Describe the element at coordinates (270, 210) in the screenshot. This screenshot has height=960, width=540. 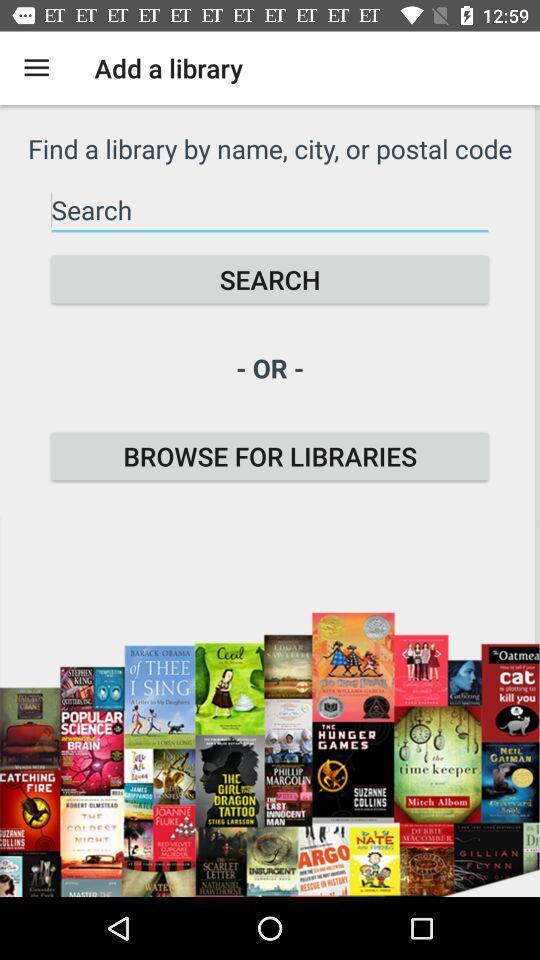
I see `the icon above the search icon` at that location.